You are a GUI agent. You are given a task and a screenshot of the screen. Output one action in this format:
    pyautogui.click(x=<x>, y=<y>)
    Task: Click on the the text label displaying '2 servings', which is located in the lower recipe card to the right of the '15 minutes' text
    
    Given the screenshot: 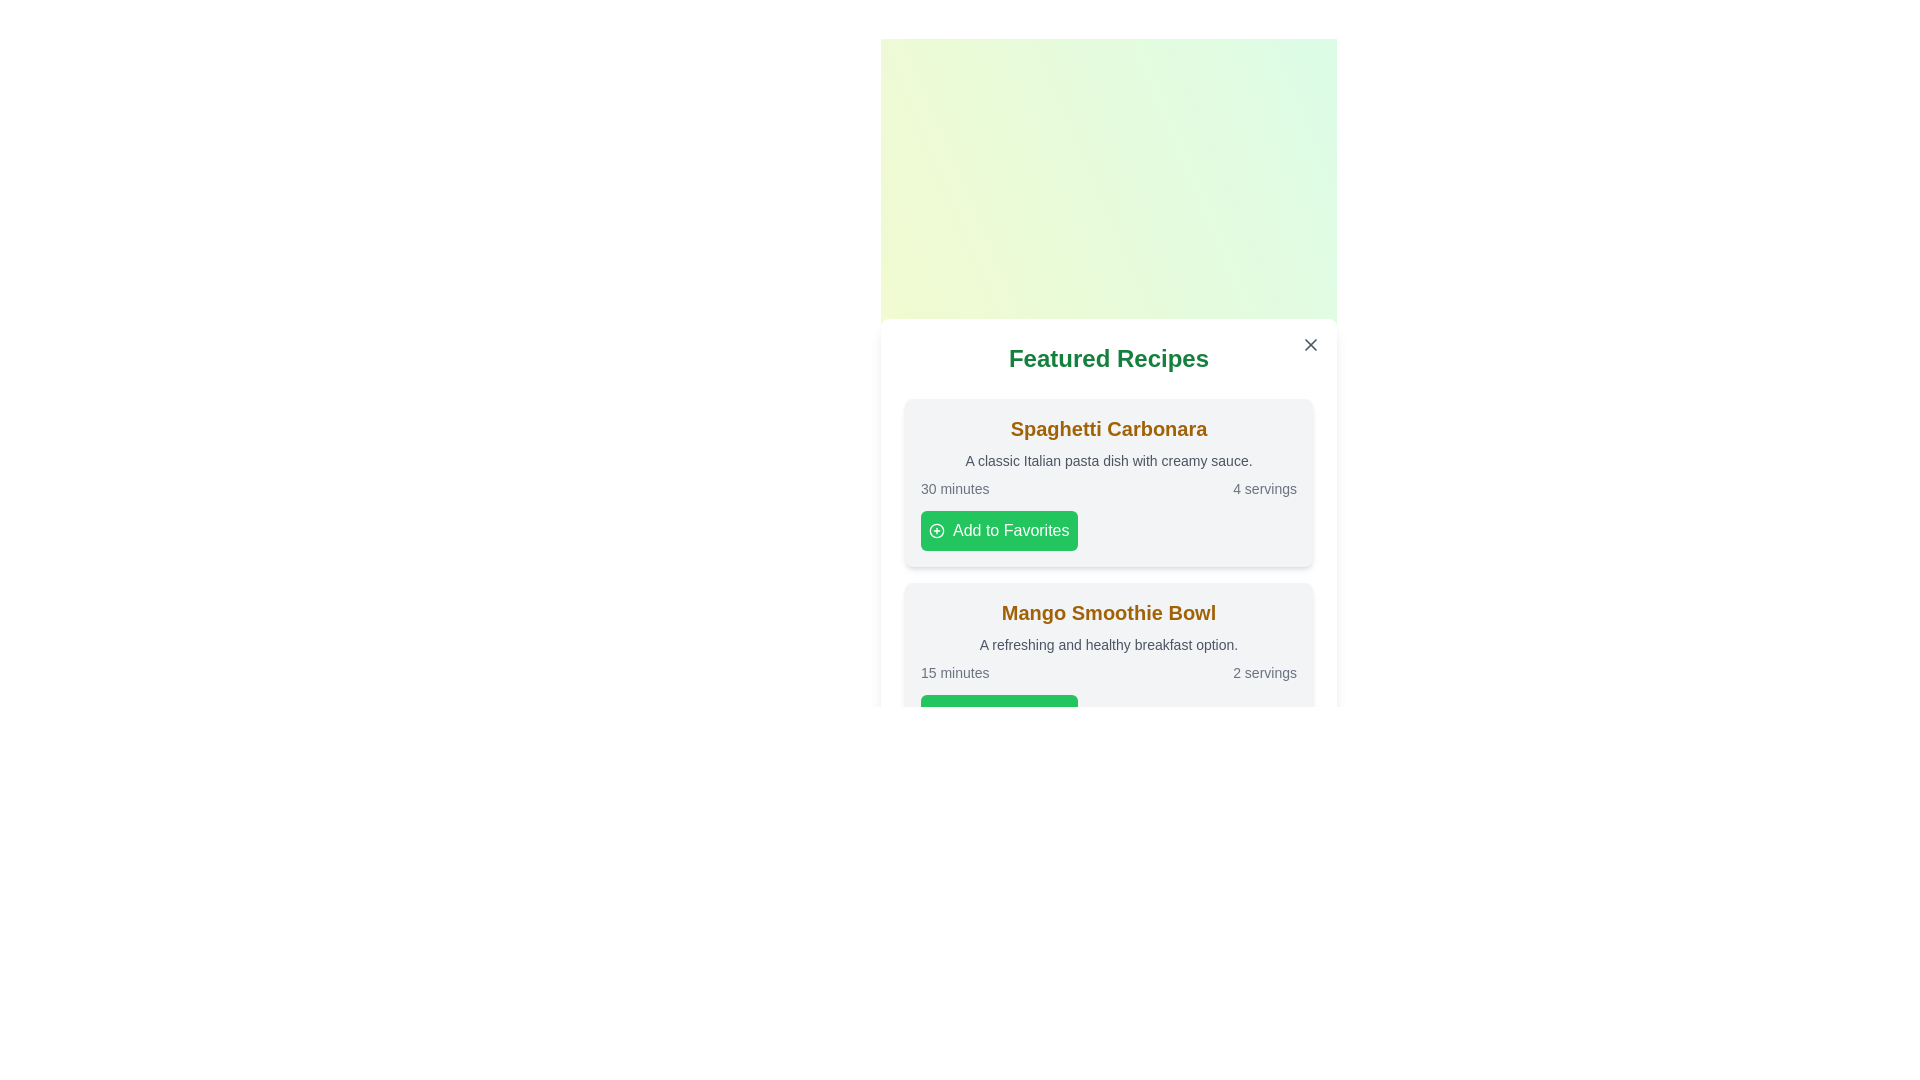 What is the action you would take?
    pyautogui.click(x=1264, y=672)
    